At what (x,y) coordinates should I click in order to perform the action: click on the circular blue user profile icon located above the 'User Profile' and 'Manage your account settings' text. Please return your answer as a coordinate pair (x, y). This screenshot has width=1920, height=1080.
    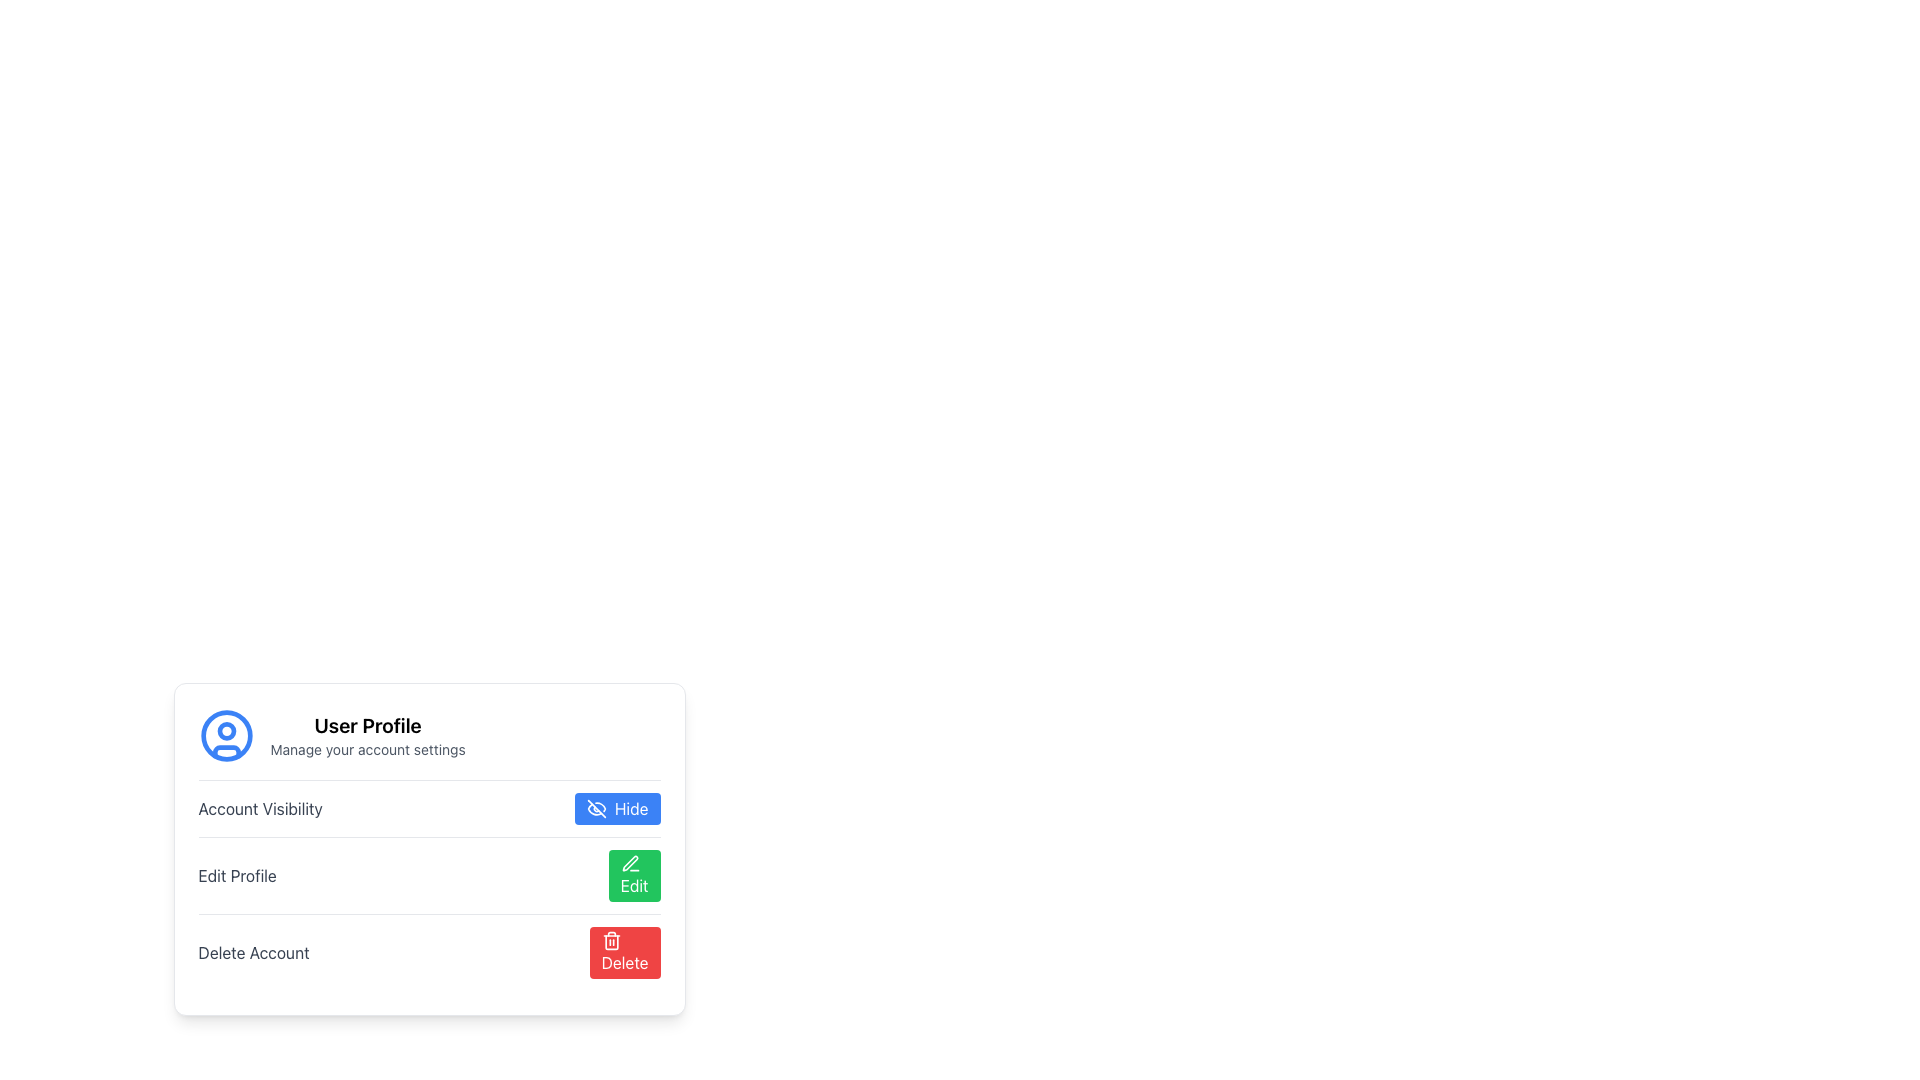
    Looking at the image, I should click on (226, 736).